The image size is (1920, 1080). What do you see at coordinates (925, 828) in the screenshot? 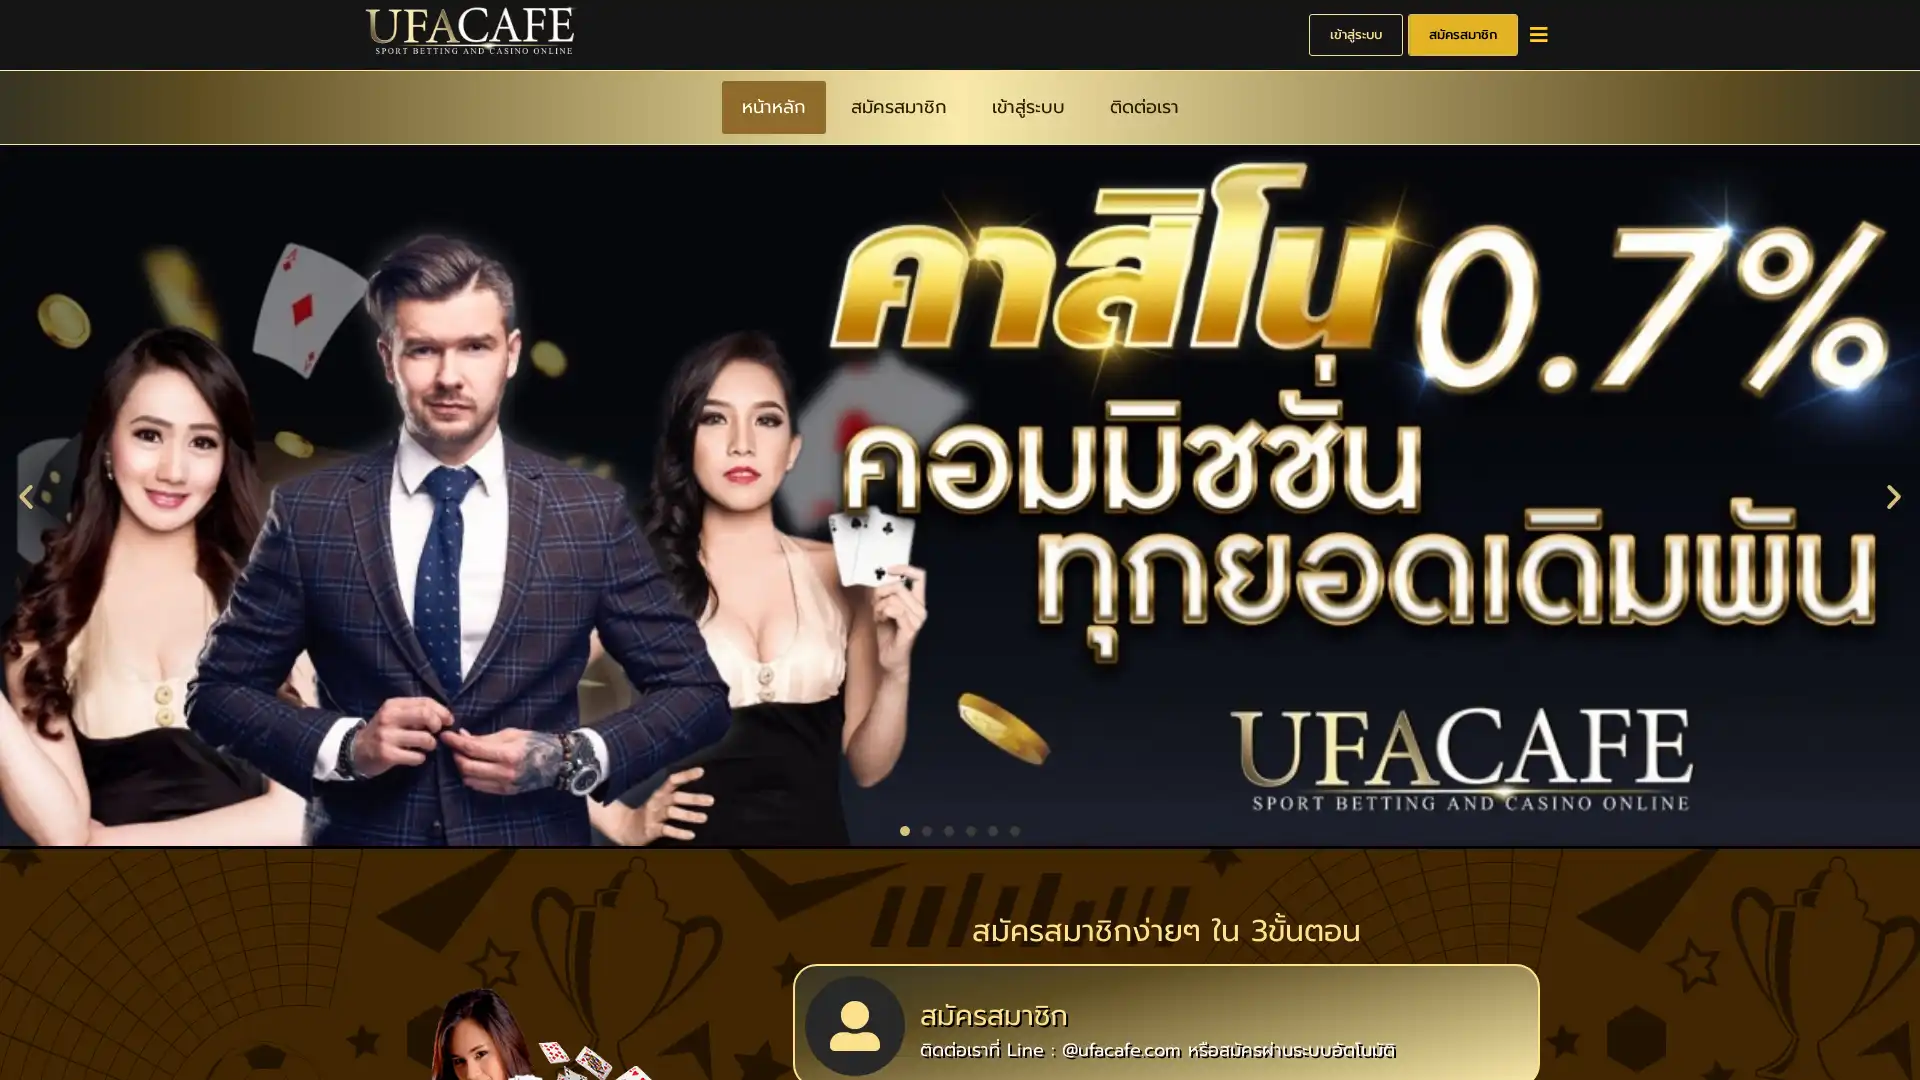
I see `Go to slide 2` at bounding box center [925, 828].